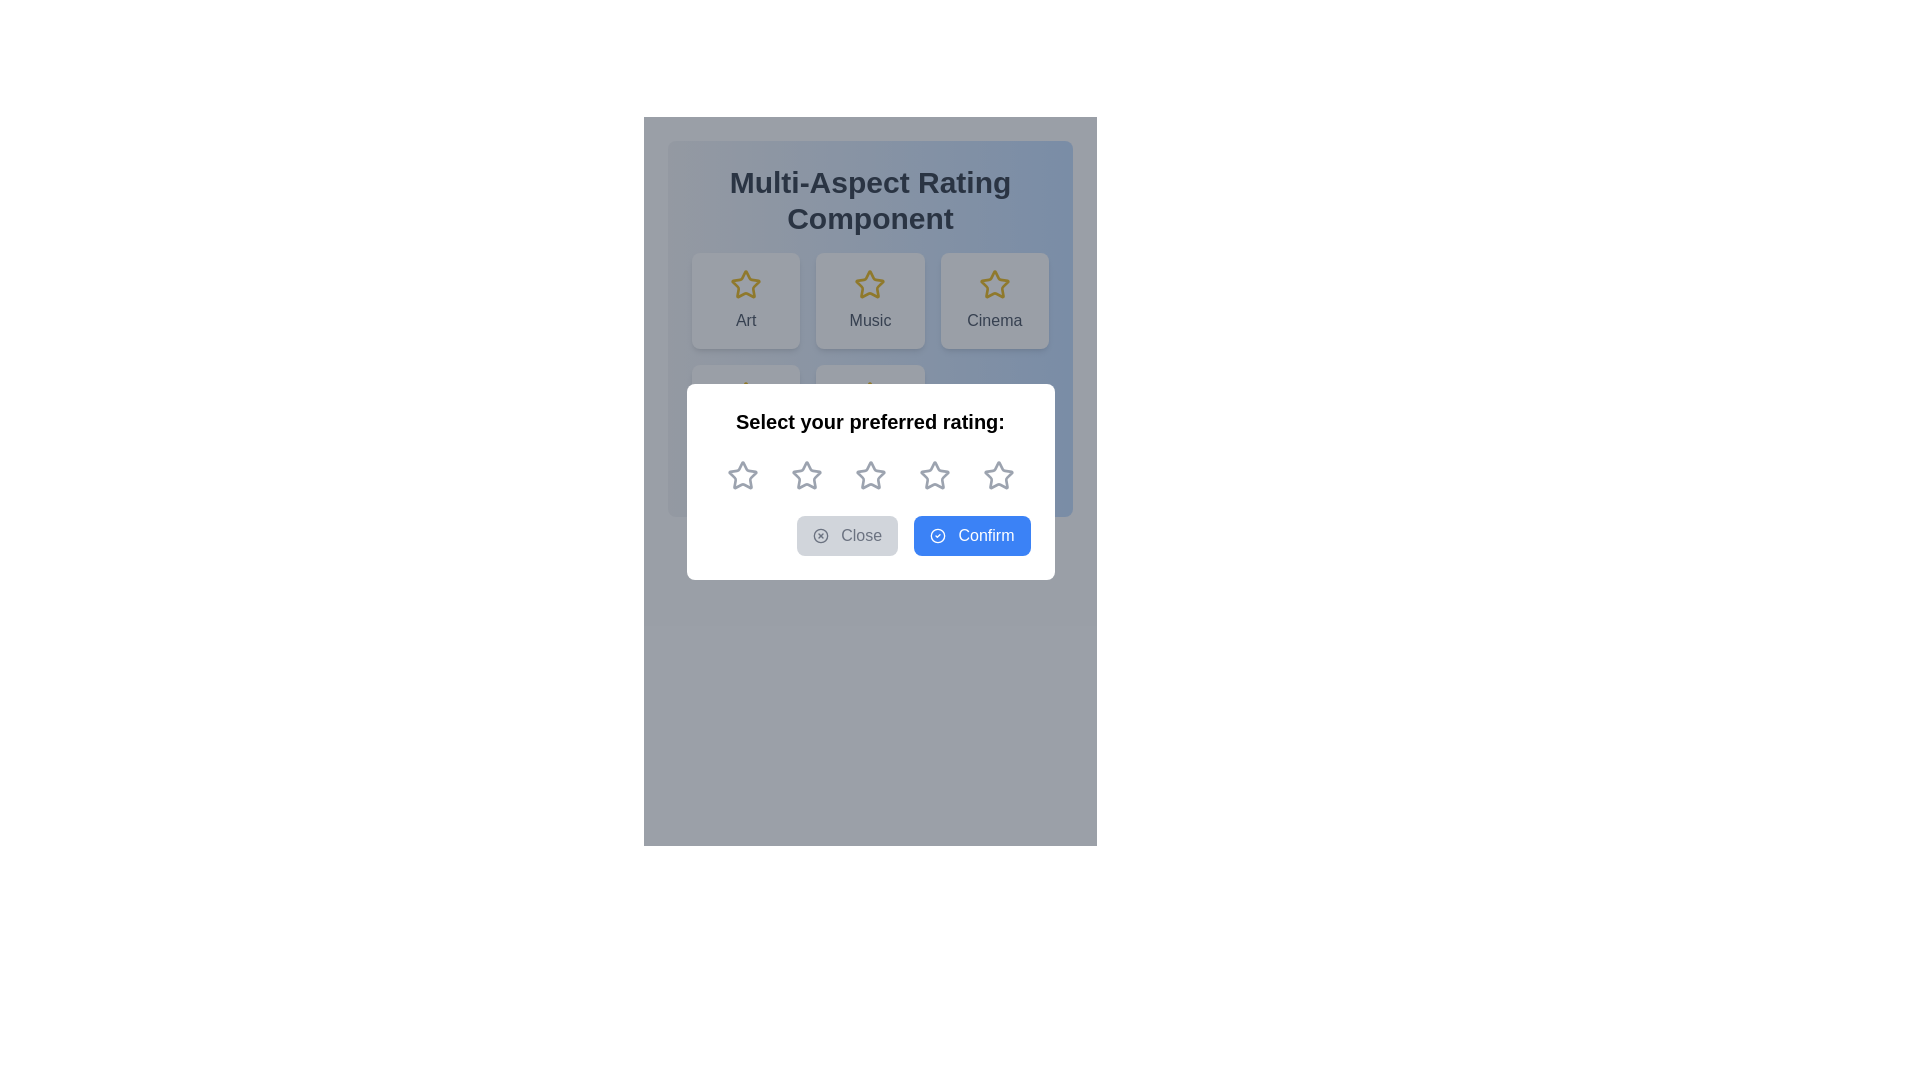 Image resolution: width=1920 pixels, height=1080 pixels. Describe the element at coordinates (847, 534) in the screenshot. I see `the close button located in the bottom section of the modal, which is aligned to the left of the 'Confirm' button` at that location.